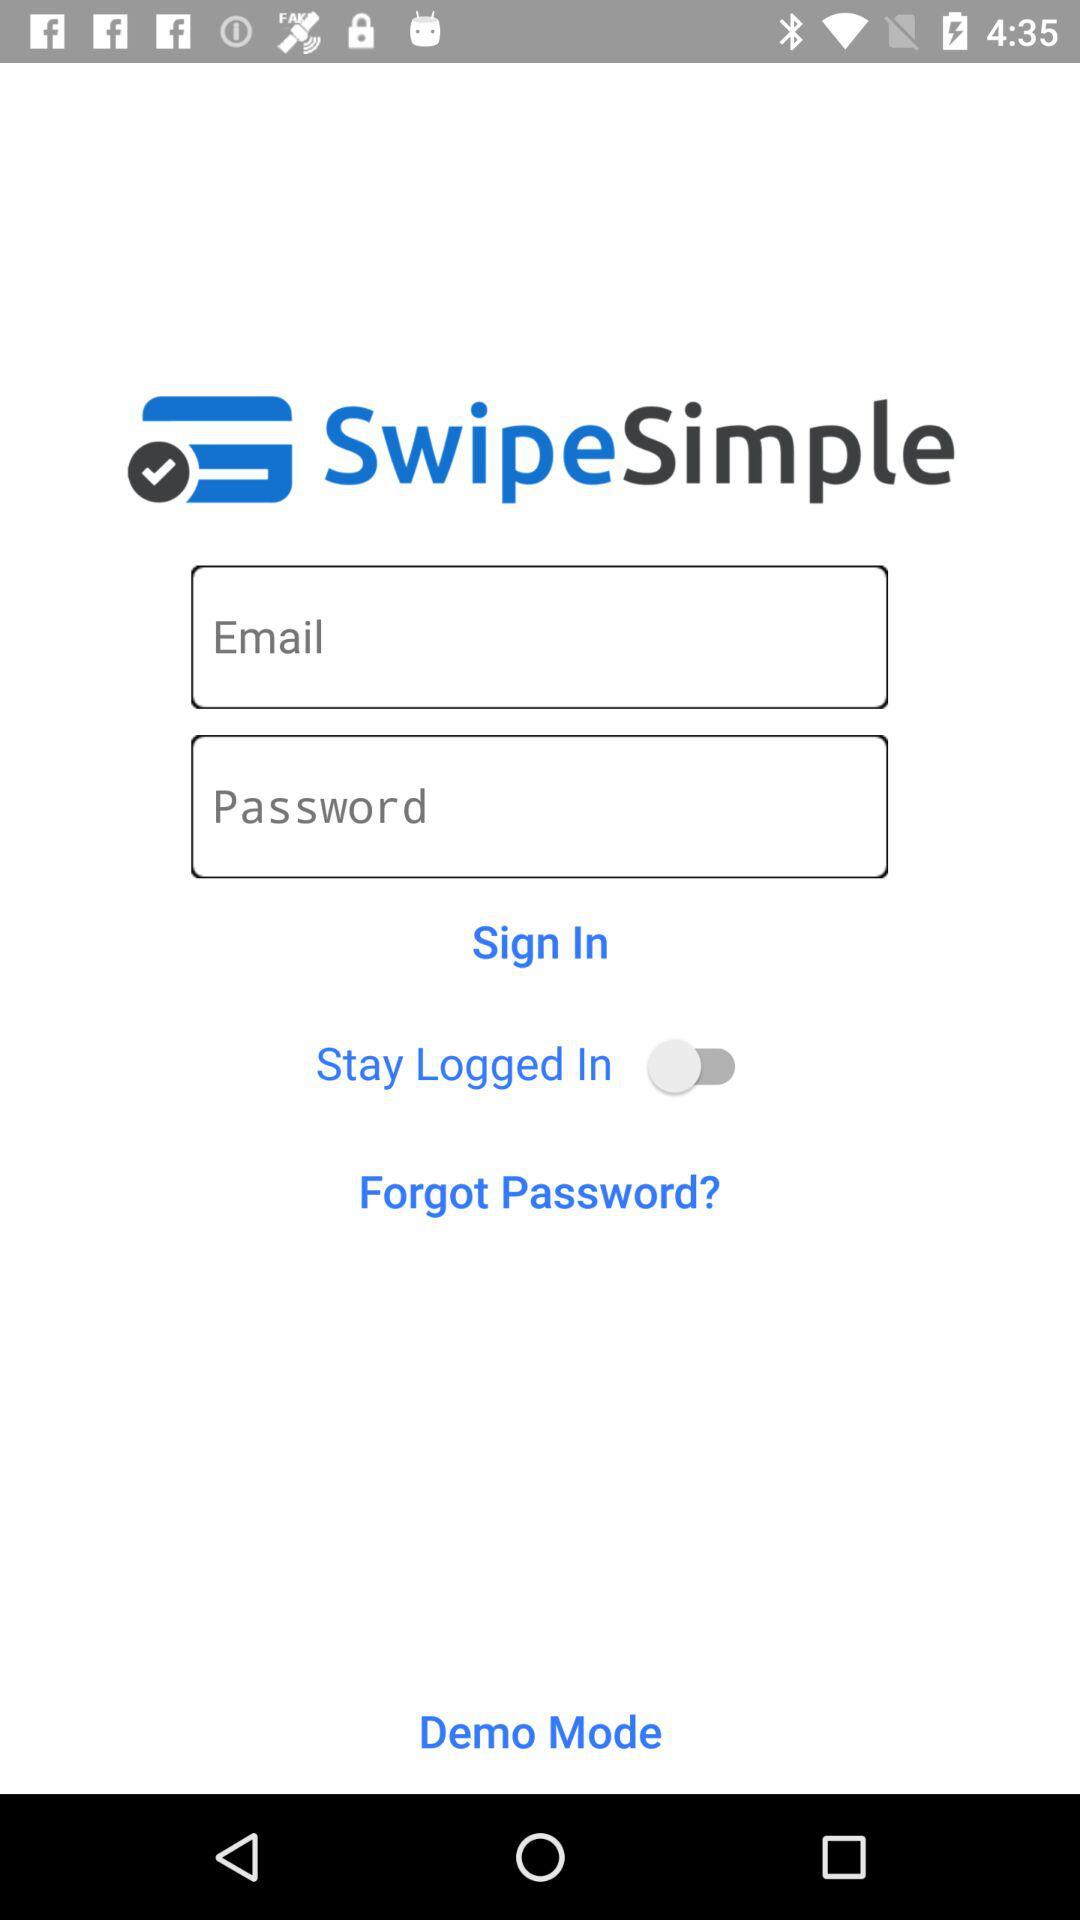  Describe the element at coordinates (538, 806) in the screenshot. I see `password` at that location.